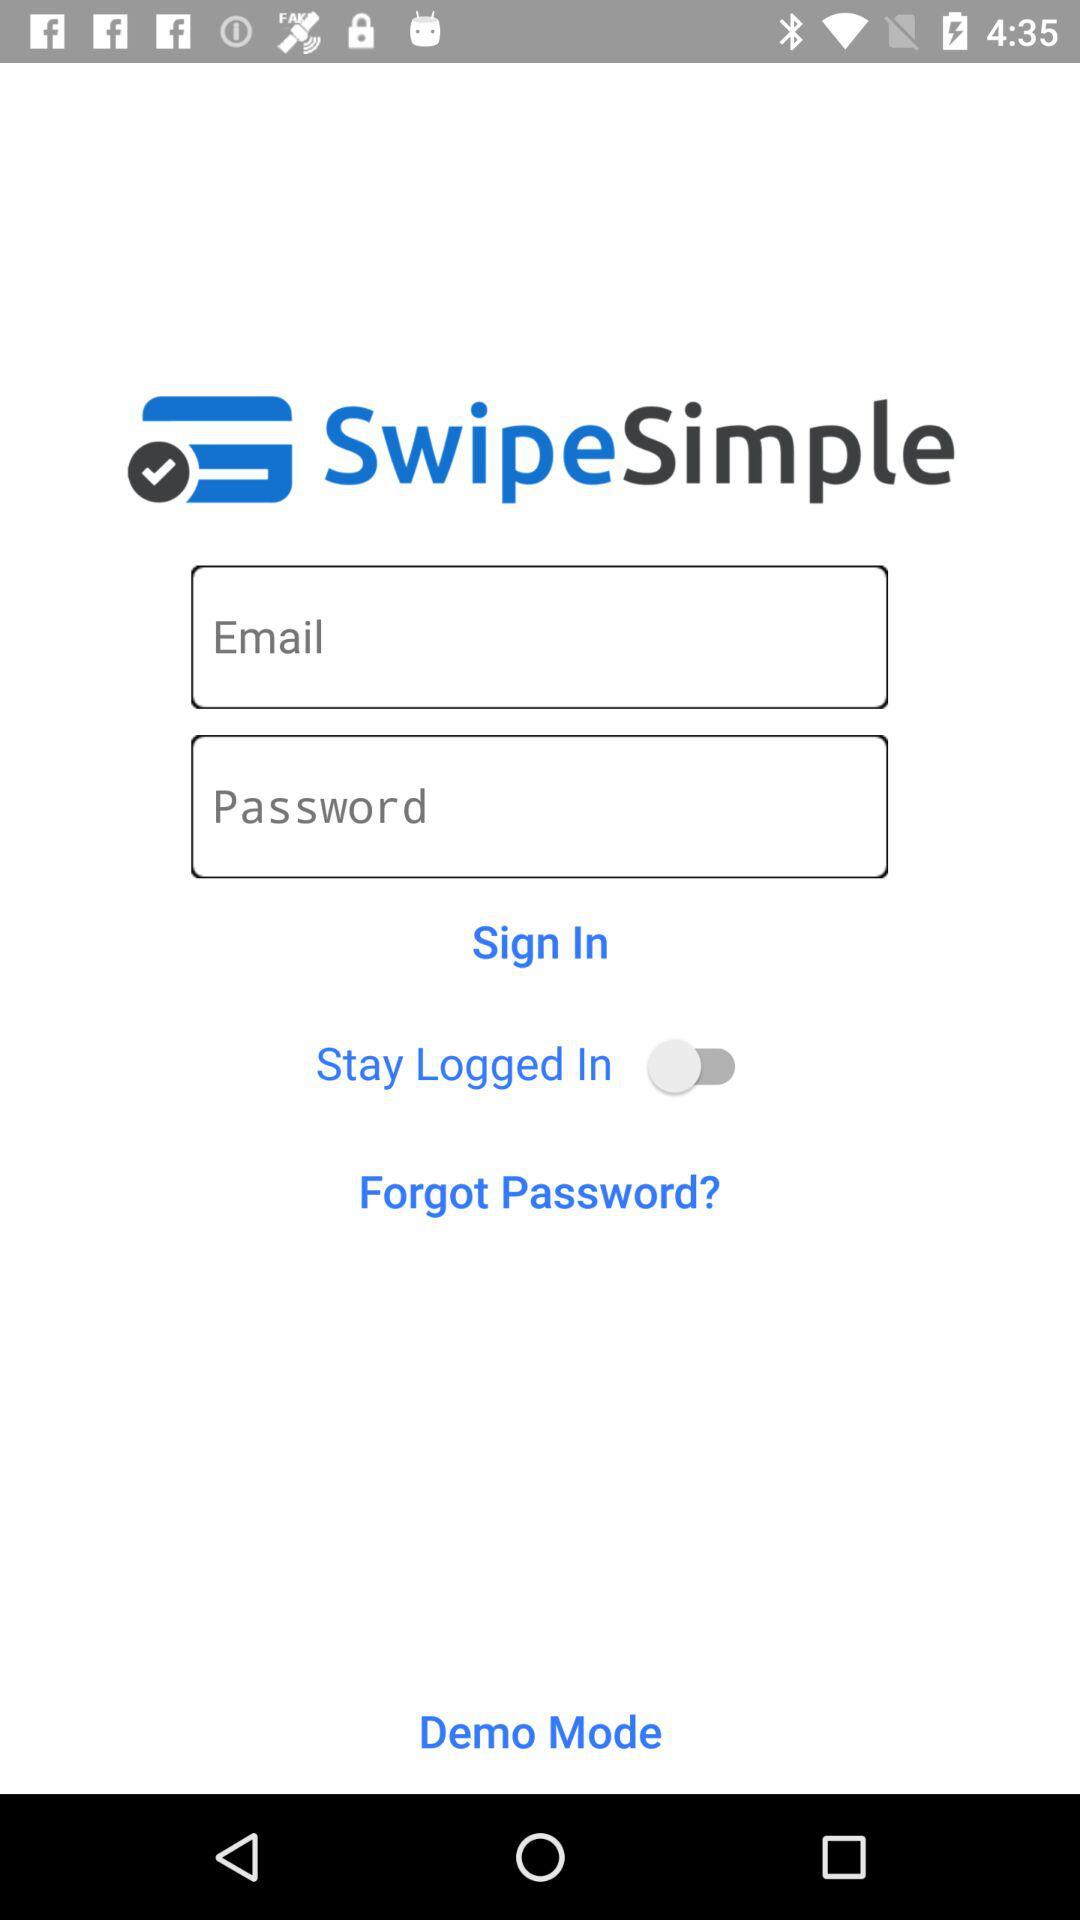  Describe the element at coordinates (538, 806) in the screenshot. I see `password` at that location.